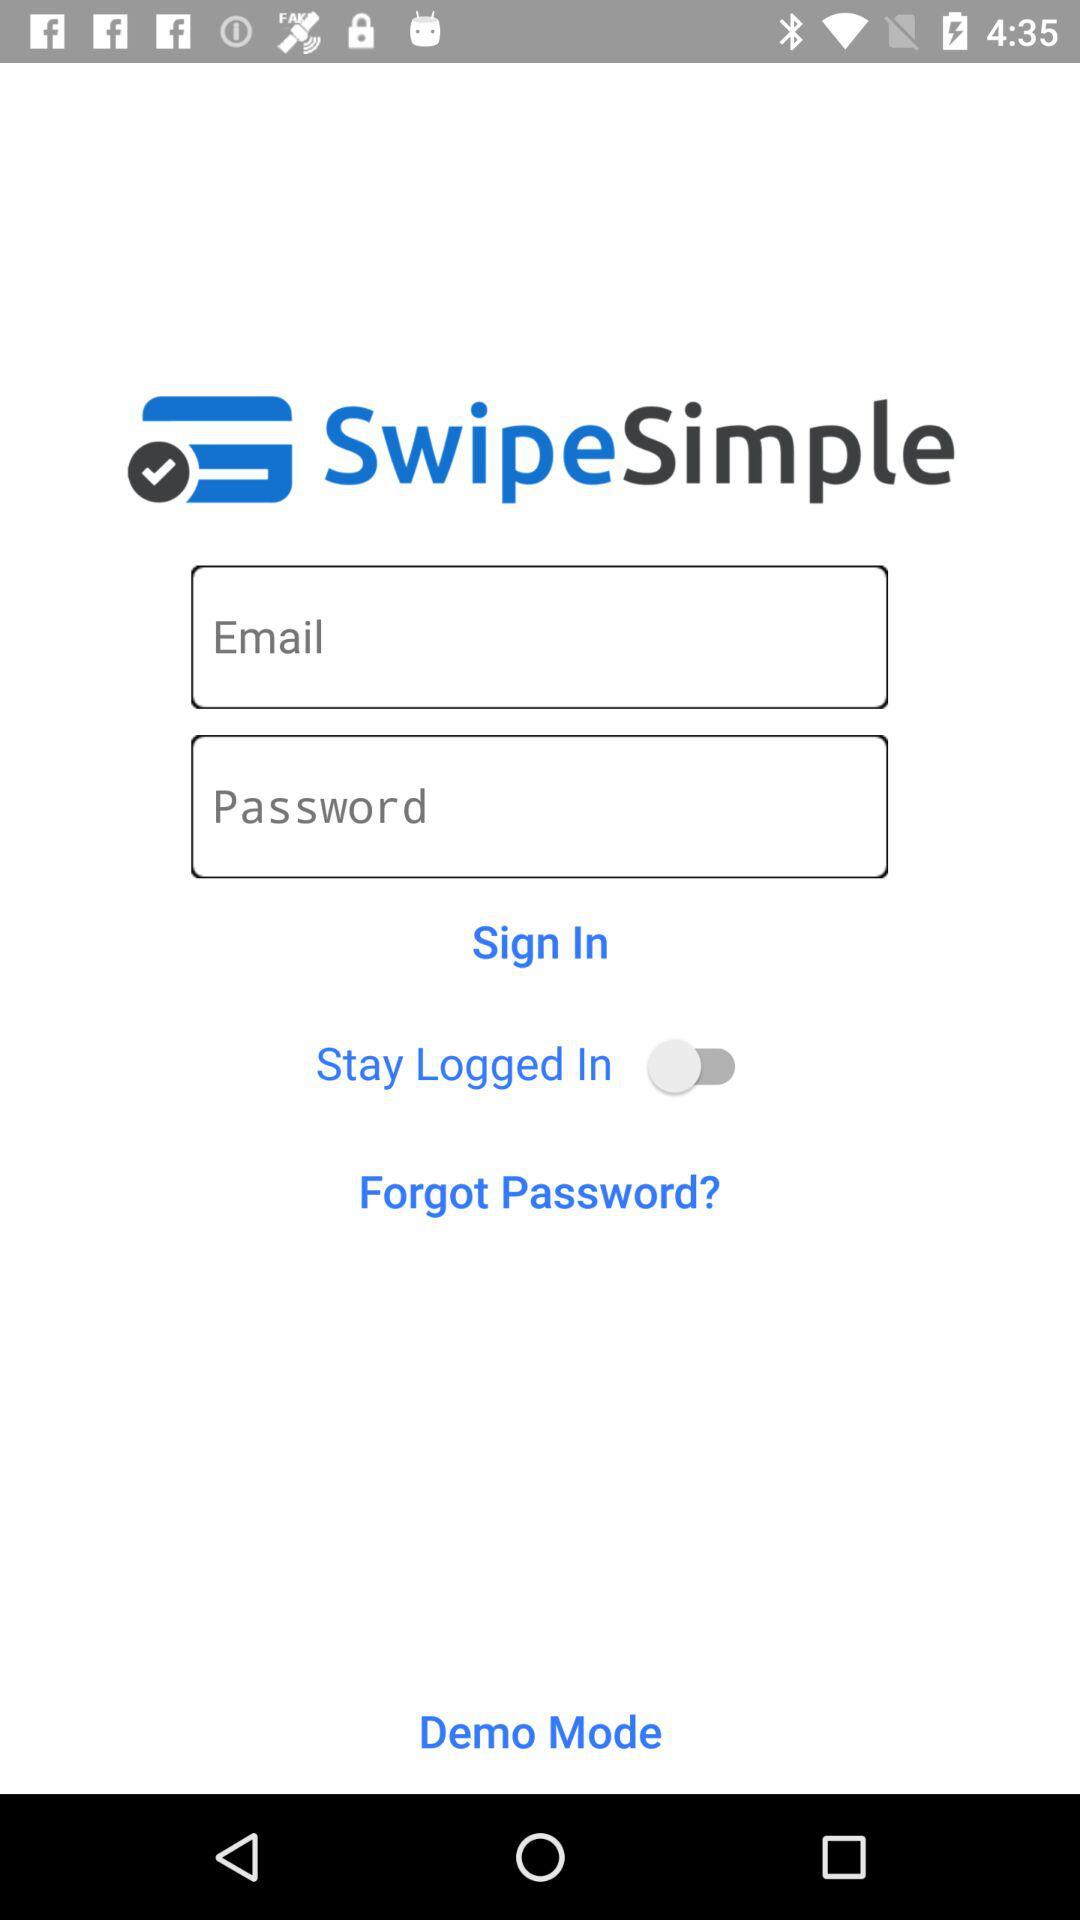  Describe the element at coordinates (538, 806) in the screenshot. I see `password` at that location.